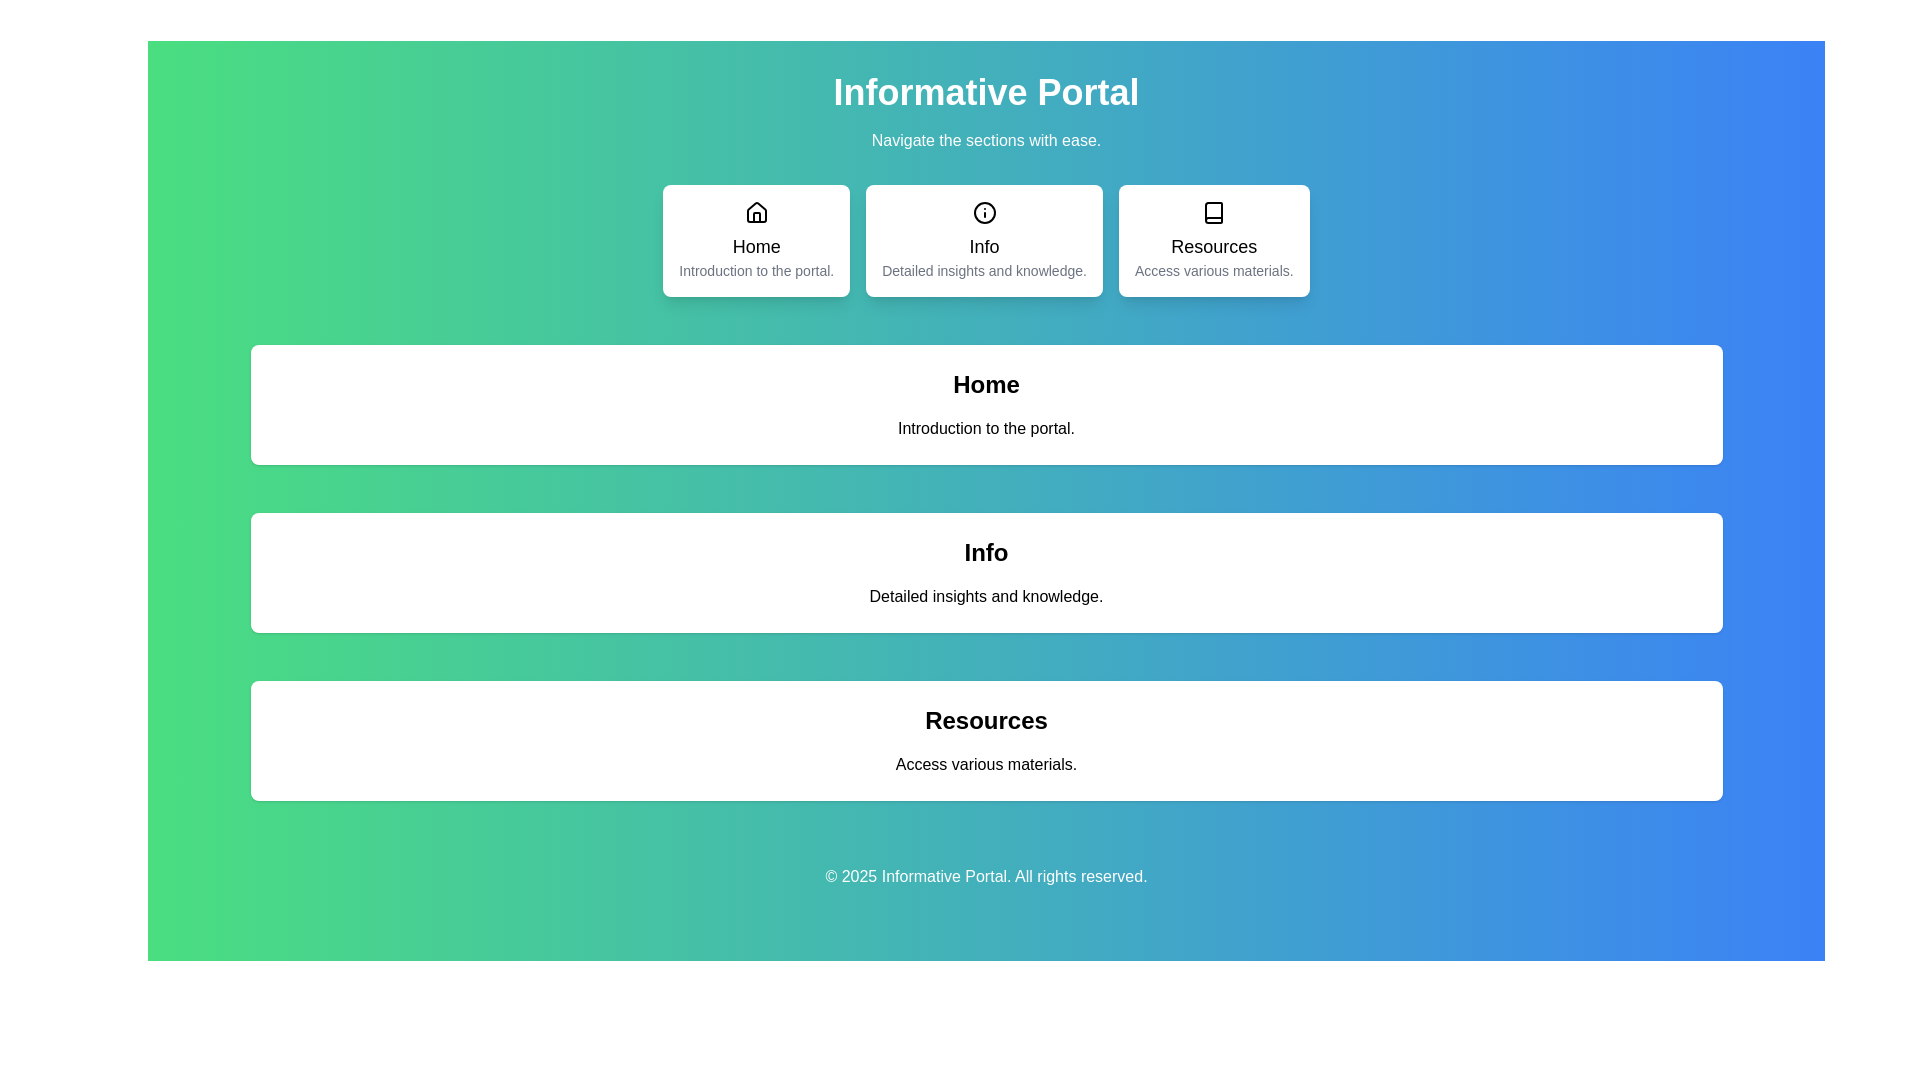  I want to click on the informational text label located below the 'Home' heading within the white rectangular box of the 'Home' section, so click(986, 427).